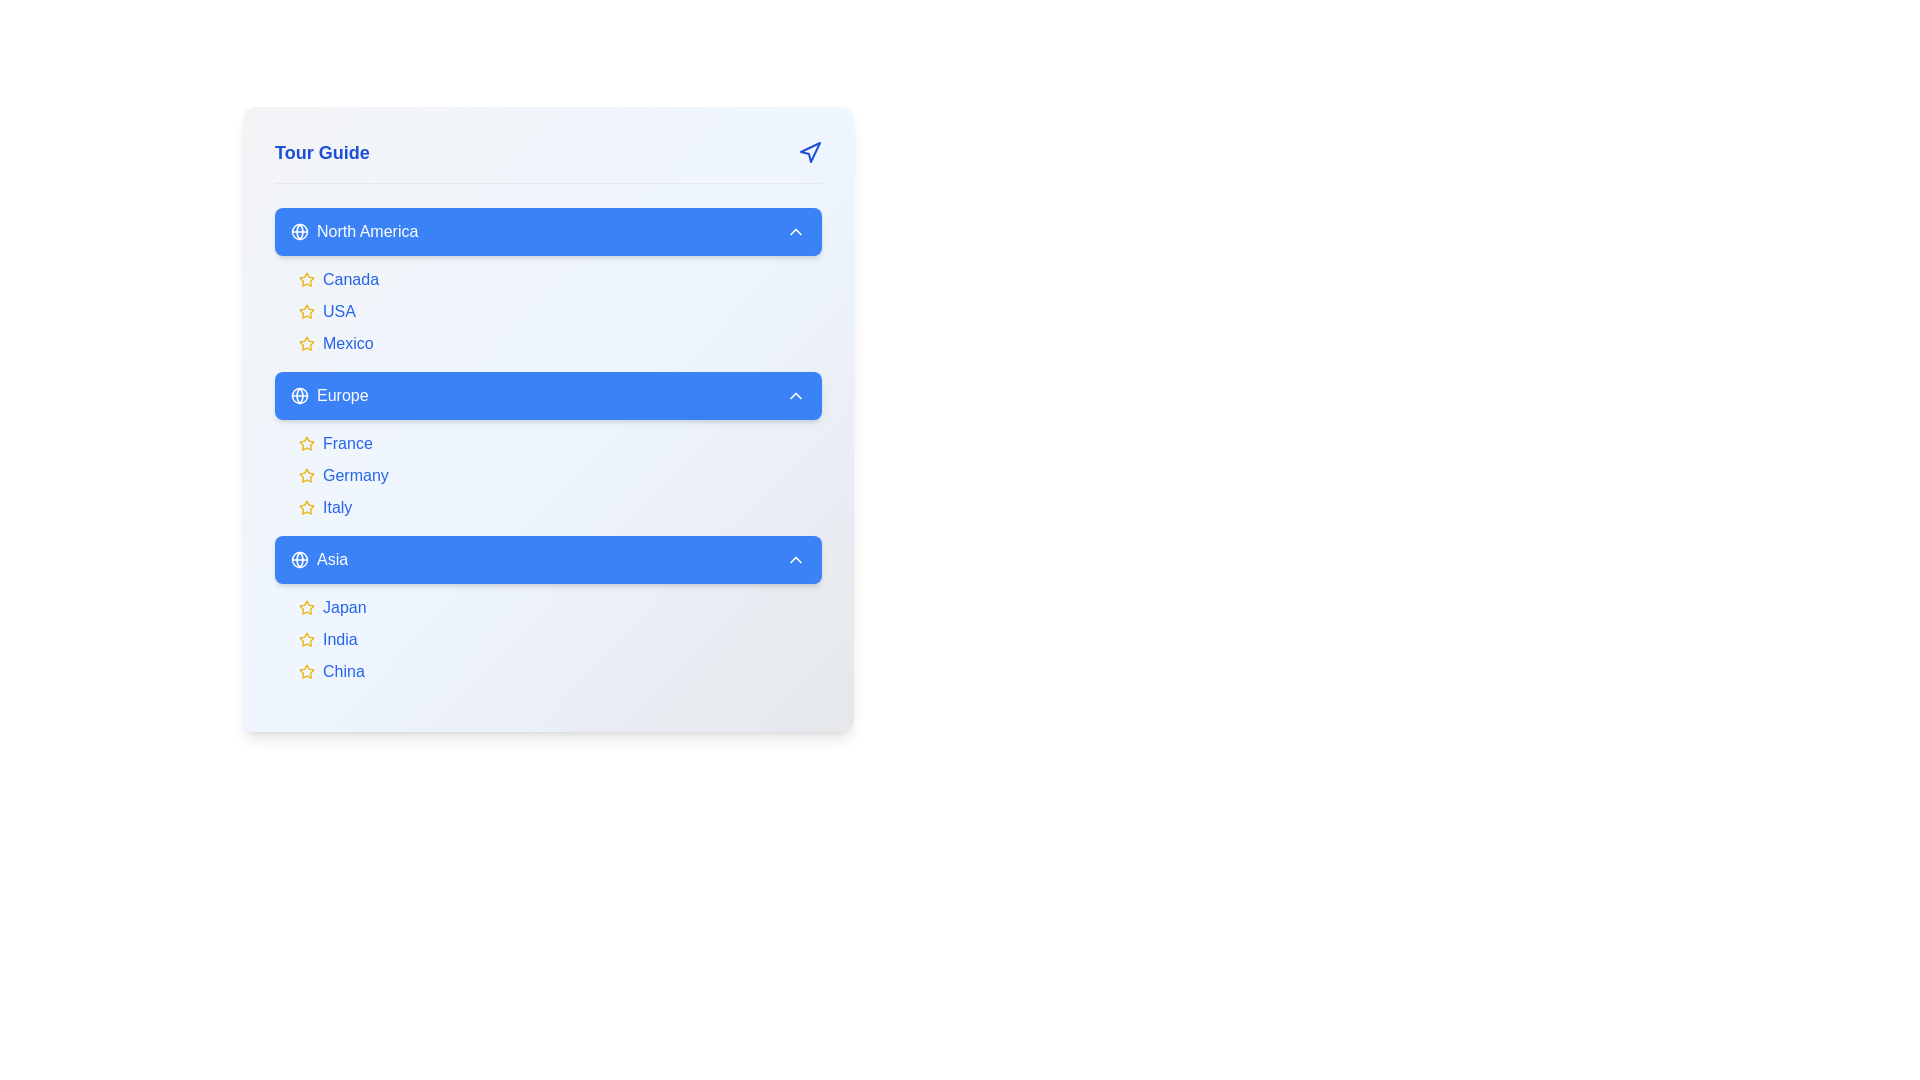 The height and width of the screenshot is (1080, 1920). What do you see at coordinates (795, 559) in the screenshot?
I see `the chevron-up icon on the right side of the blue button labeled 'Asia'` at bounding box center [795, 559].